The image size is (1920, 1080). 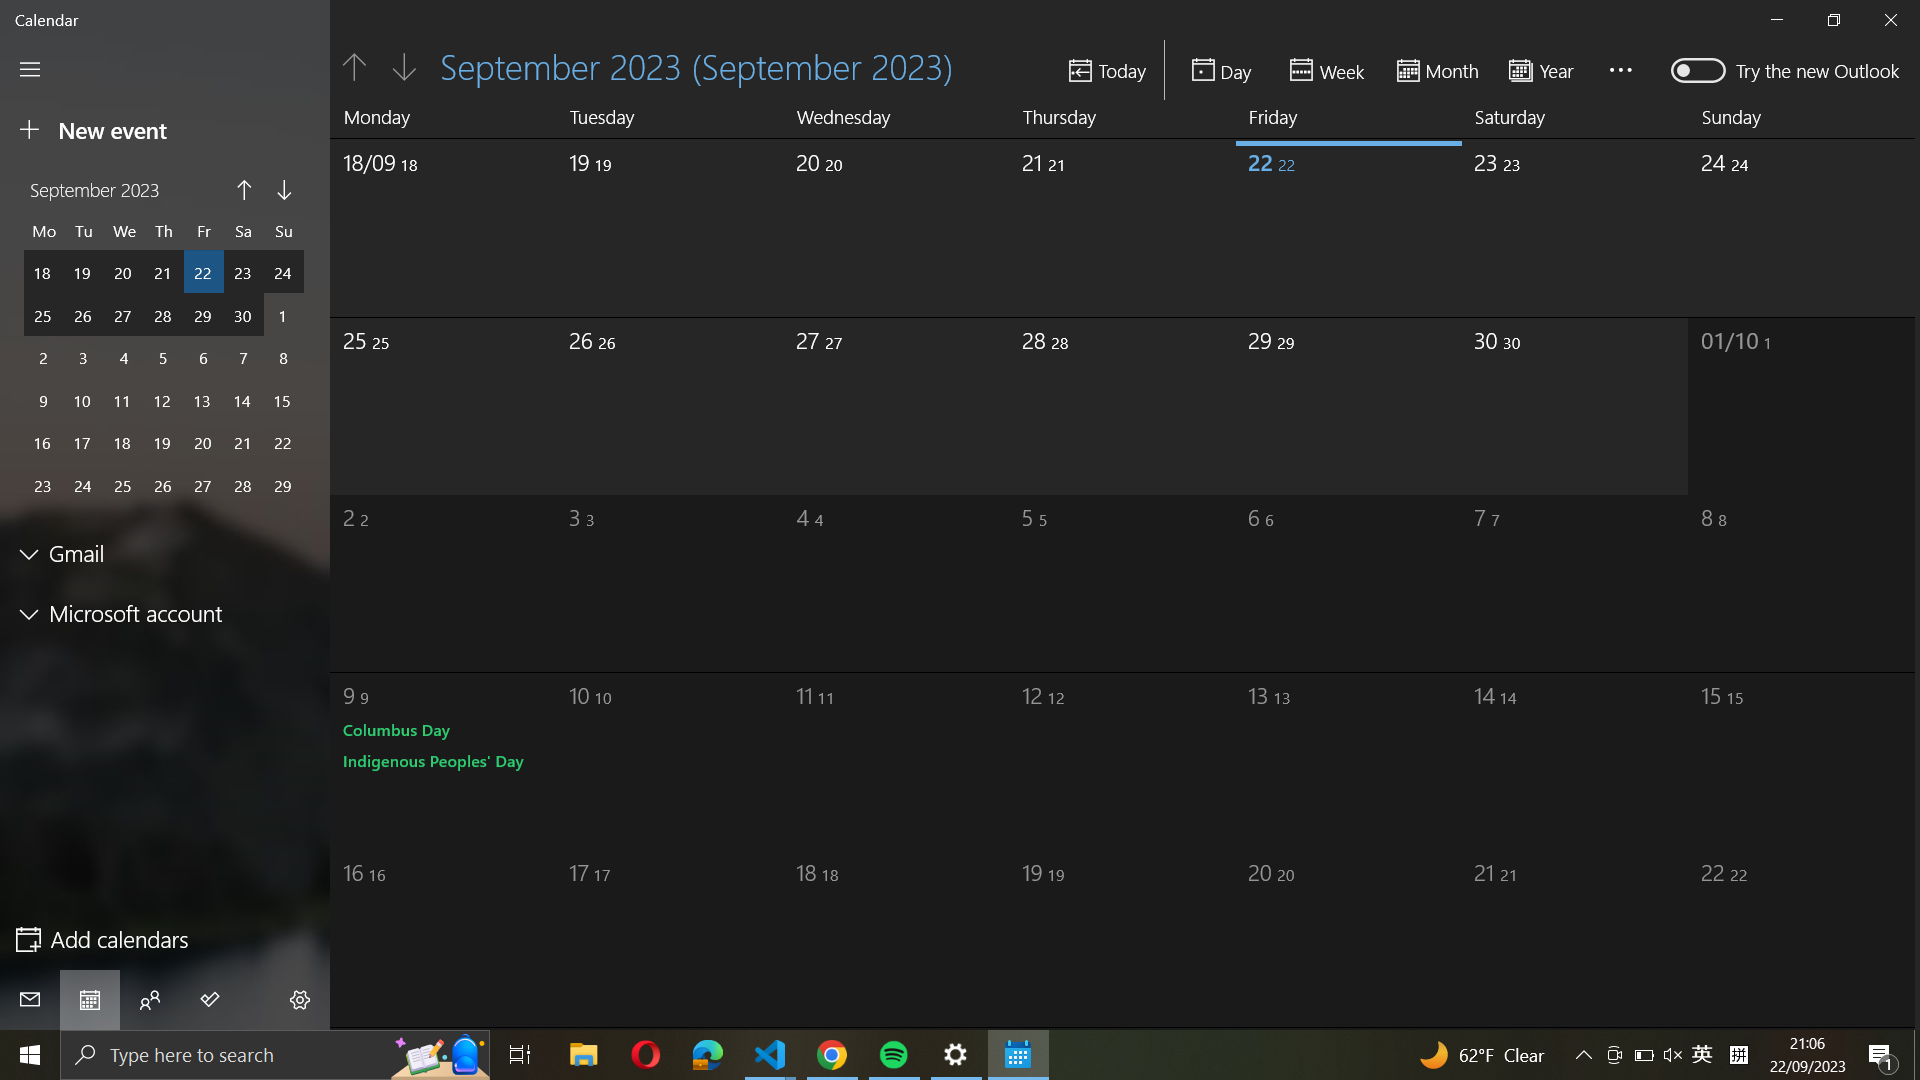 What do you see at coordinates (30, 68) in the screenshot?
I see `Click to unveil the sidebar` at bounding box center [30, 68].